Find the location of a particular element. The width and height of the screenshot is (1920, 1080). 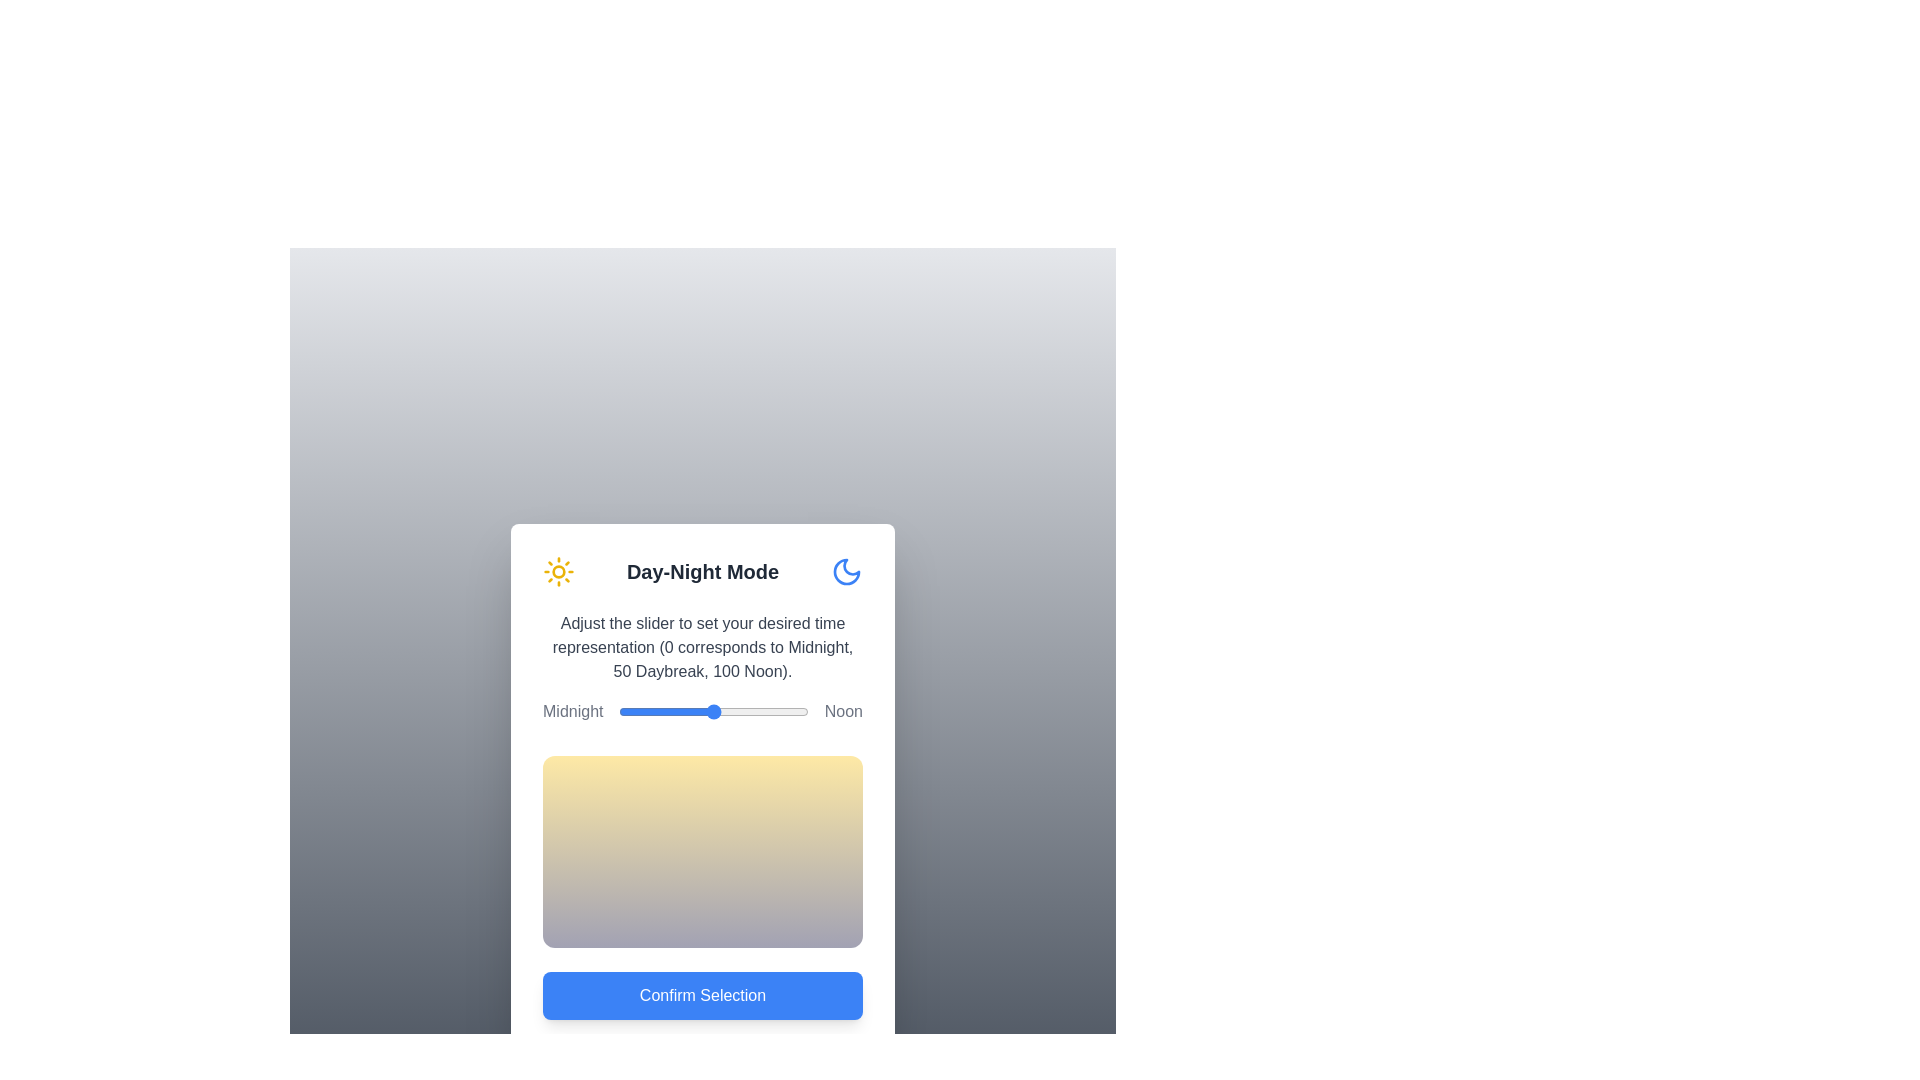

the slider to set the time representation to 16, observing the gradient change is located at coordinates (649, 711).